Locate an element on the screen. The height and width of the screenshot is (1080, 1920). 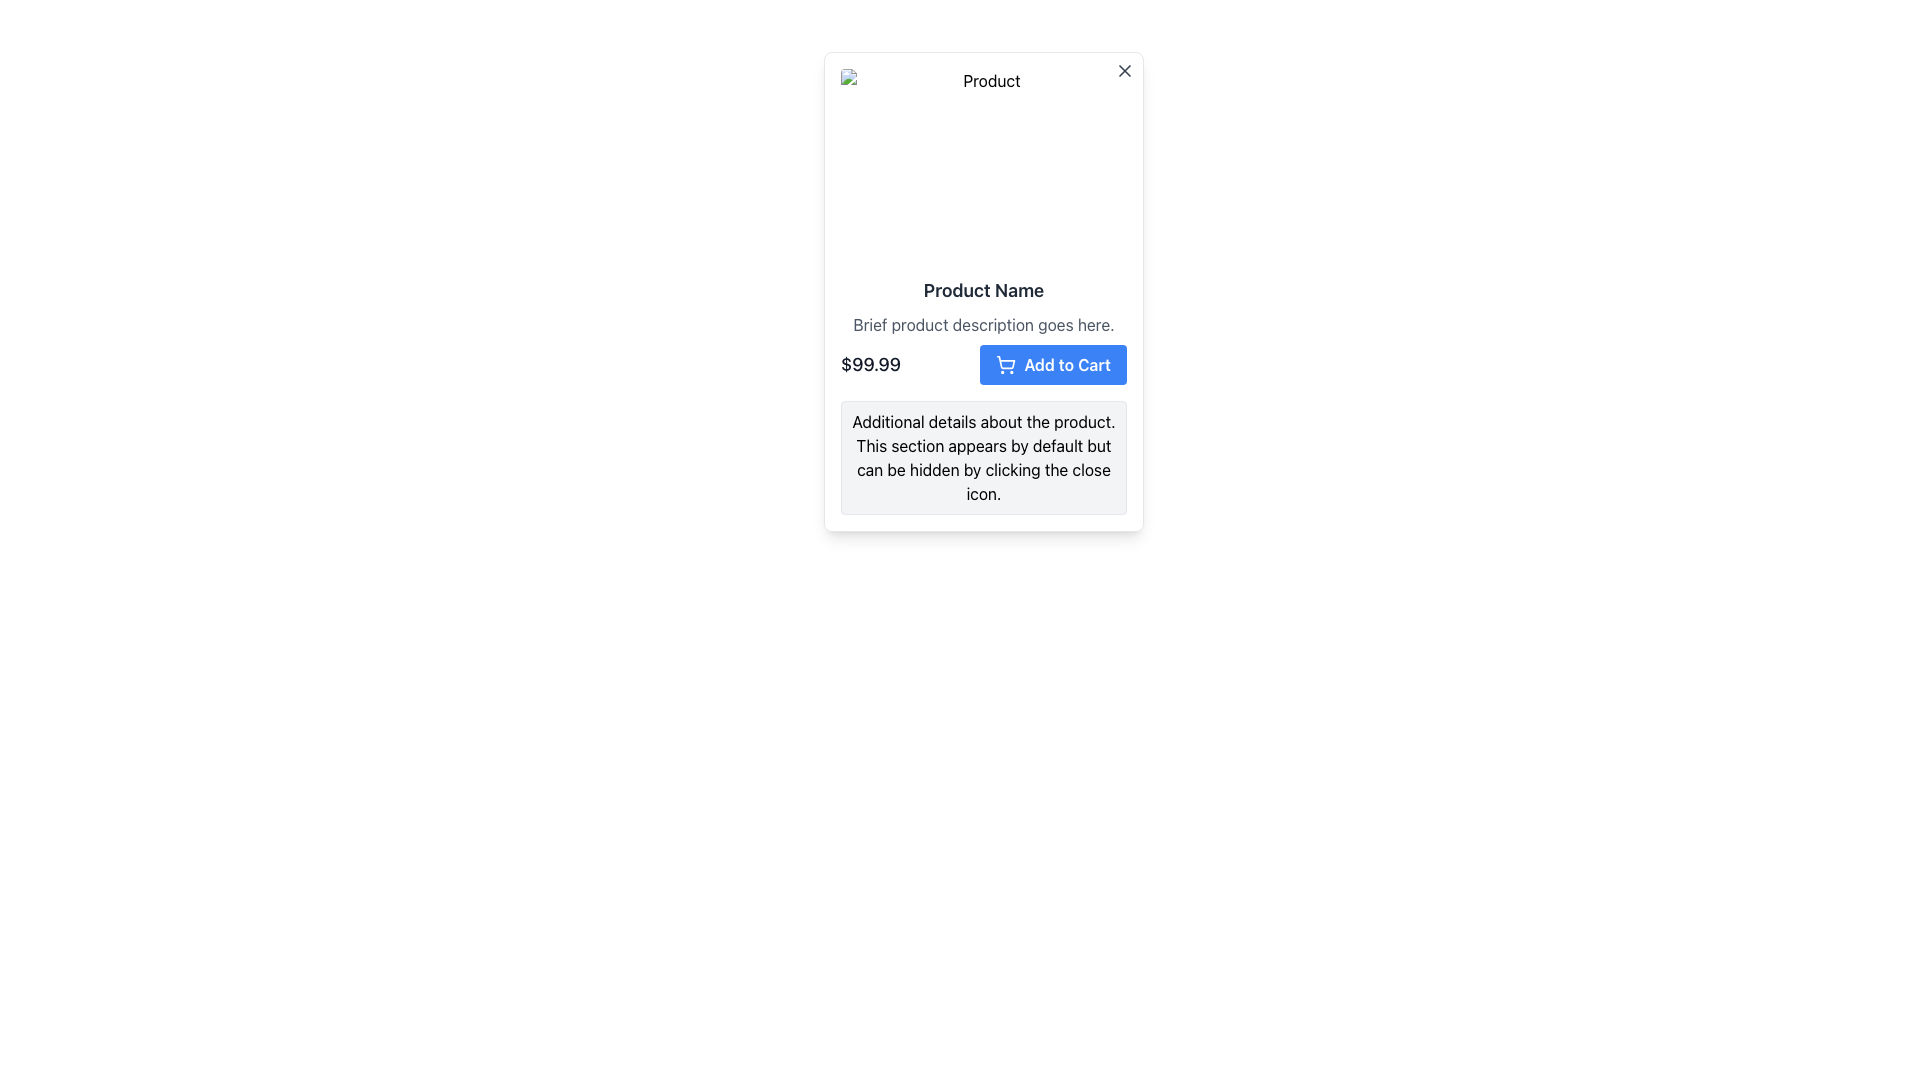
text displayed in the price label located in the lower section of the card layout, to the left of the 'Add to Cart' button is located at coordinates (870, 365).